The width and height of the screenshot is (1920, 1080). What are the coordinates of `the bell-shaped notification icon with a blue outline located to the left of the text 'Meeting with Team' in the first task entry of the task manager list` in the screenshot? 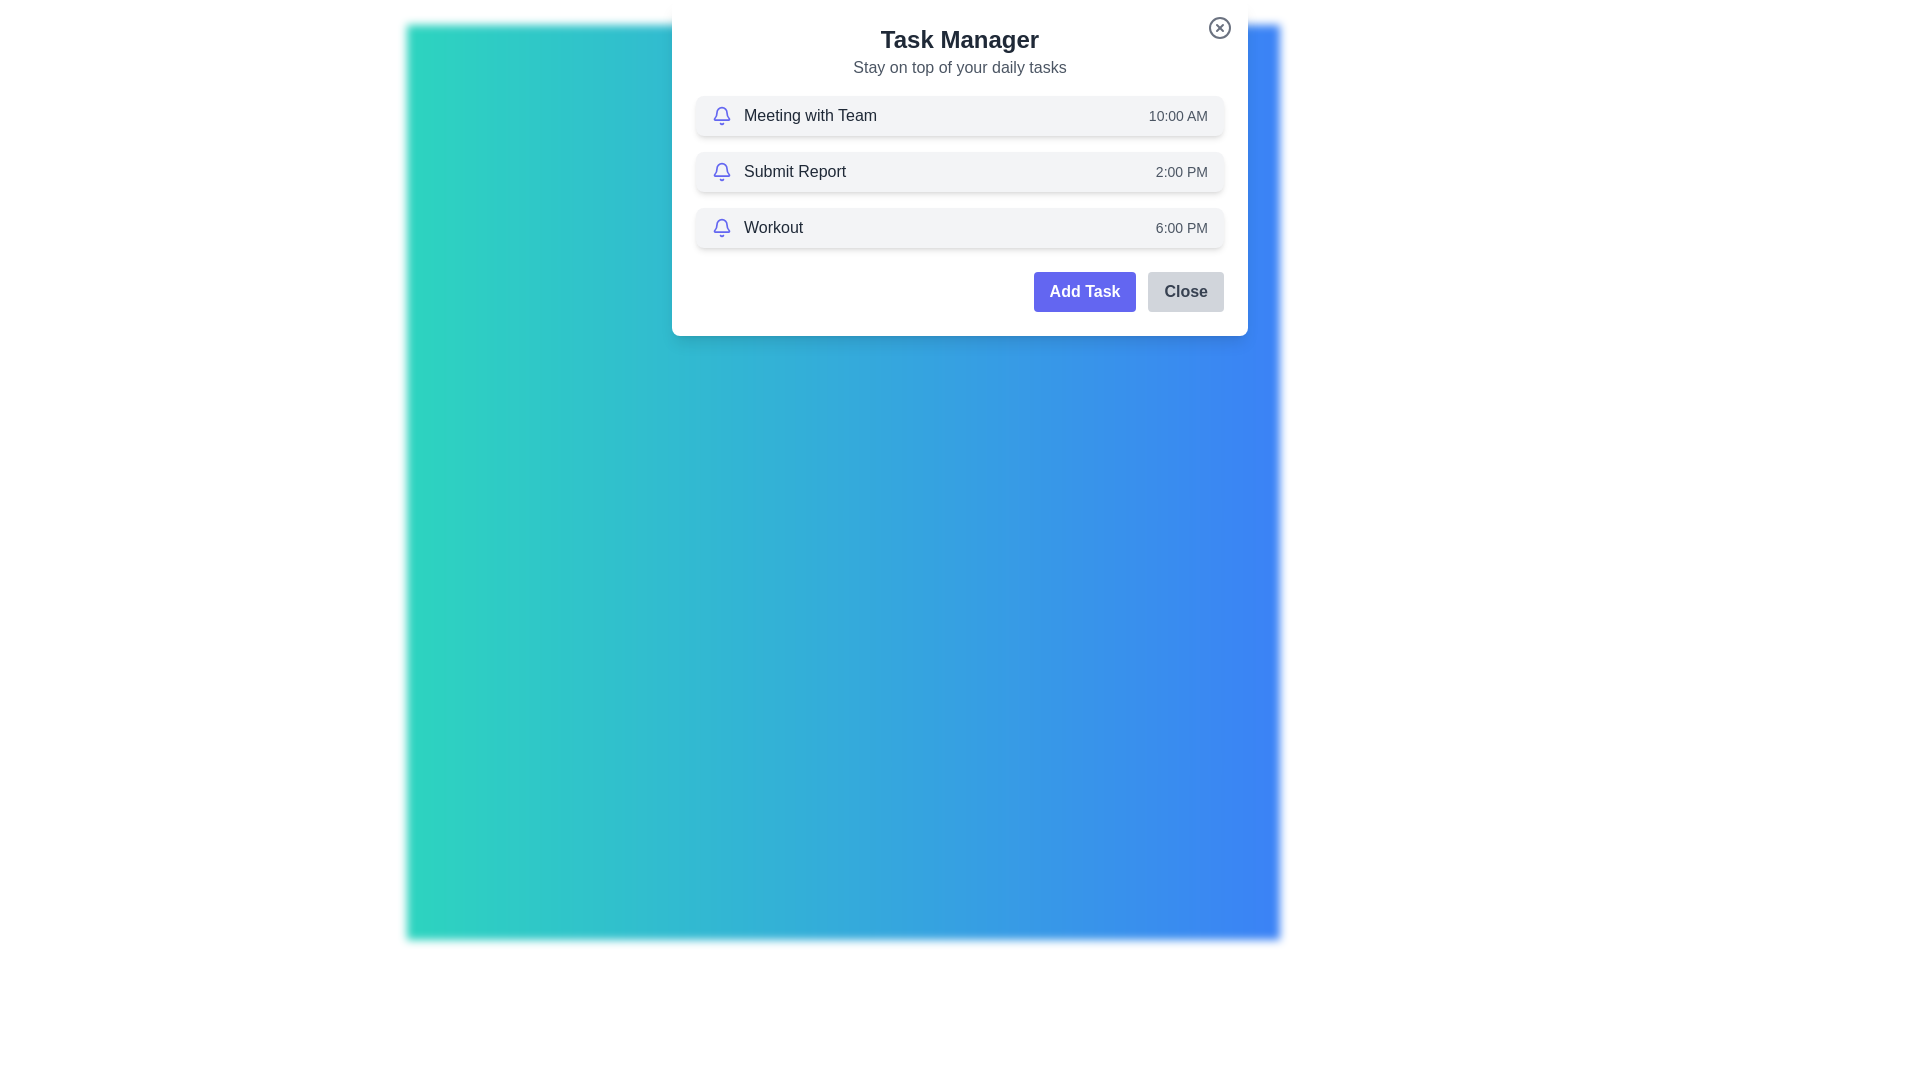 It's located at (720, 115).